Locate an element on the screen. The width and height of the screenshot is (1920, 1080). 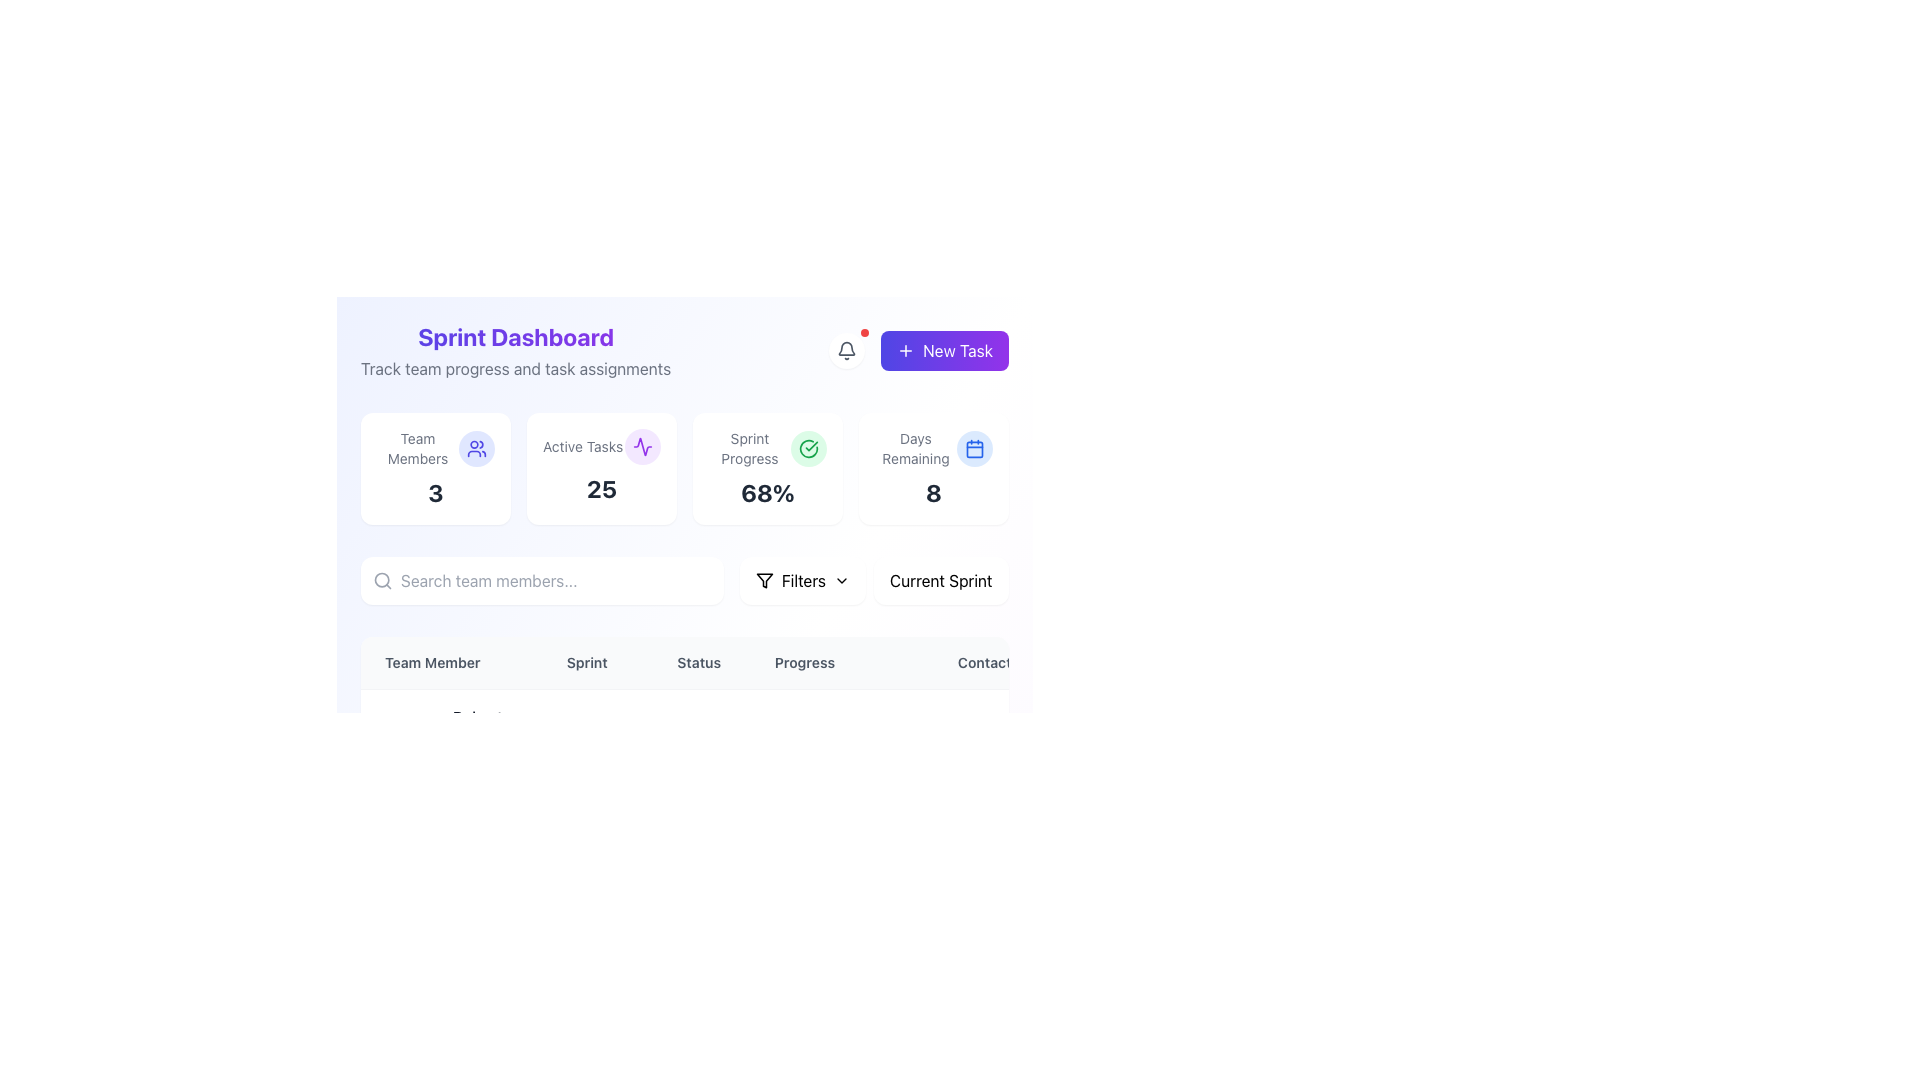
the bell icon located at the top right of the dashboard, which serves as an indicator for notifications is located at coordinates (847, 350).